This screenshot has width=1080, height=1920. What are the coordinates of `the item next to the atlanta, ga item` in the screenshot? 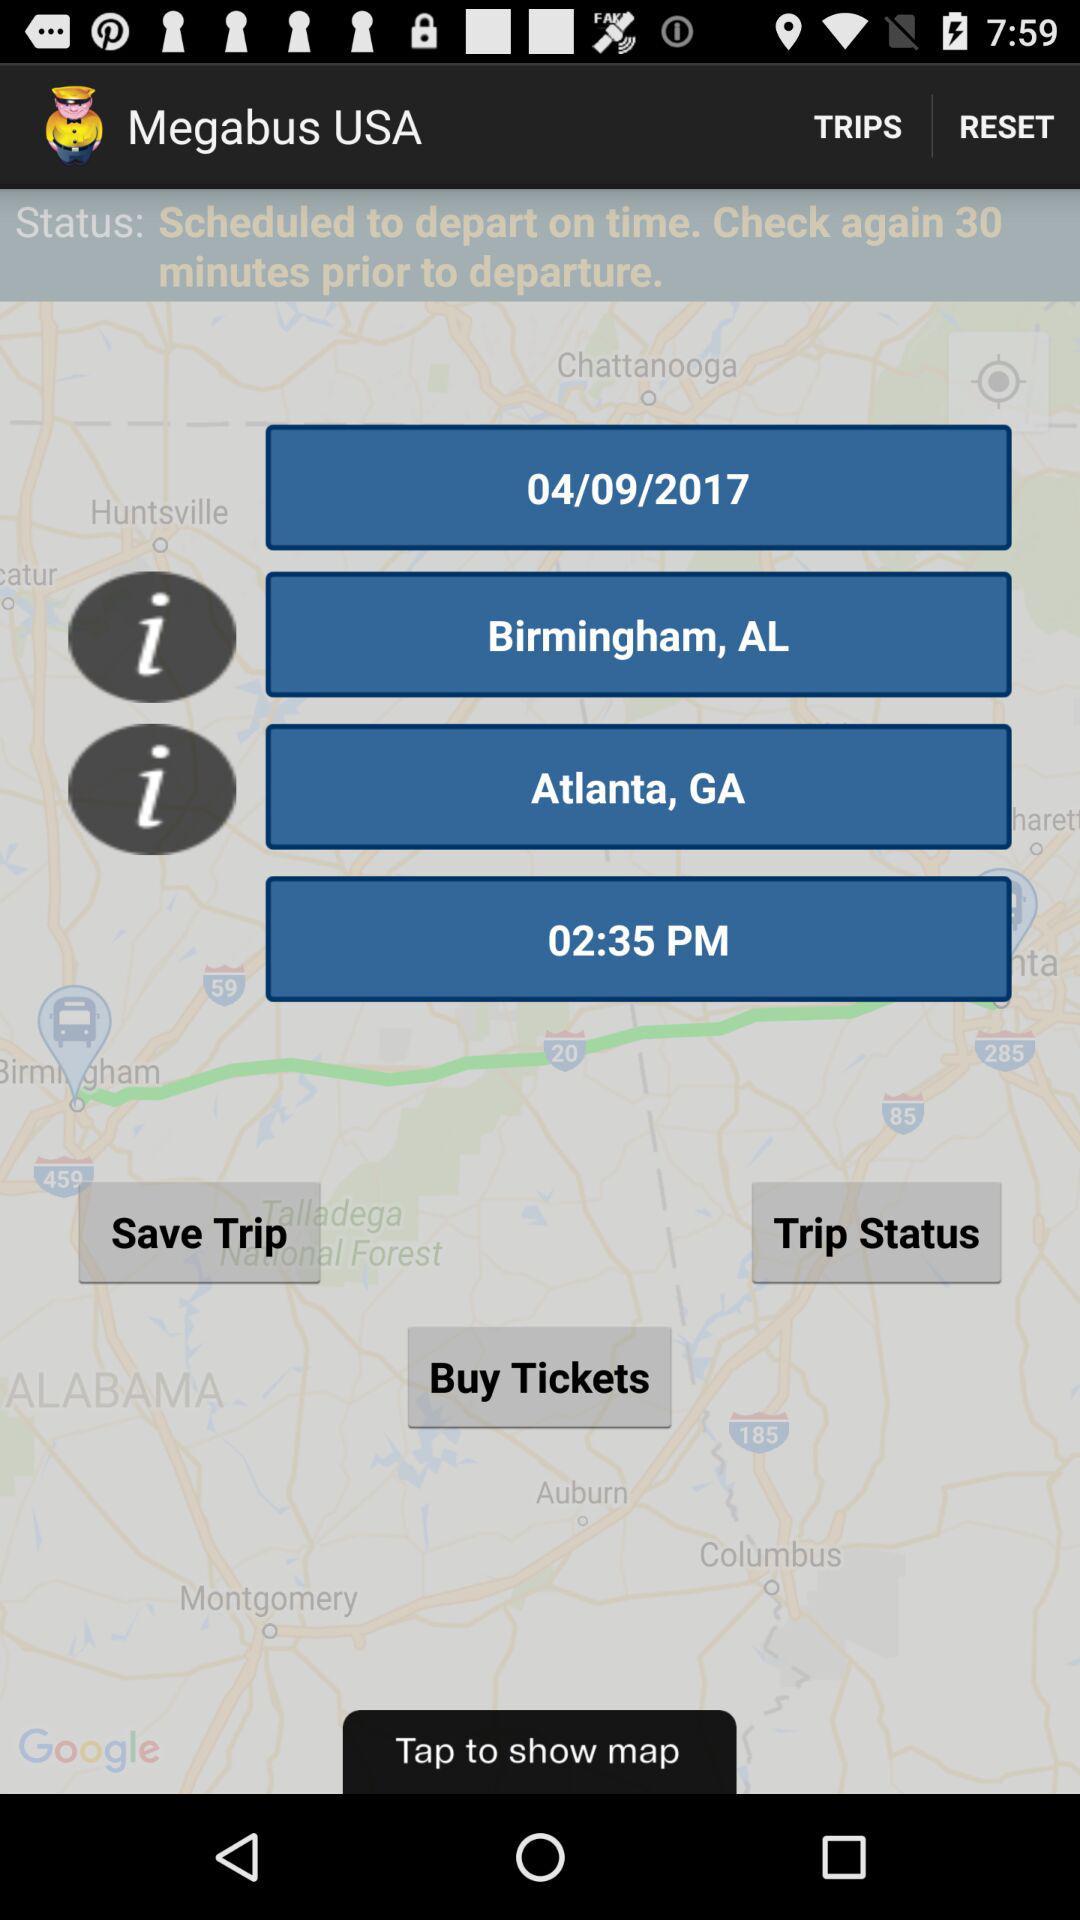 It's located at (151, 788).